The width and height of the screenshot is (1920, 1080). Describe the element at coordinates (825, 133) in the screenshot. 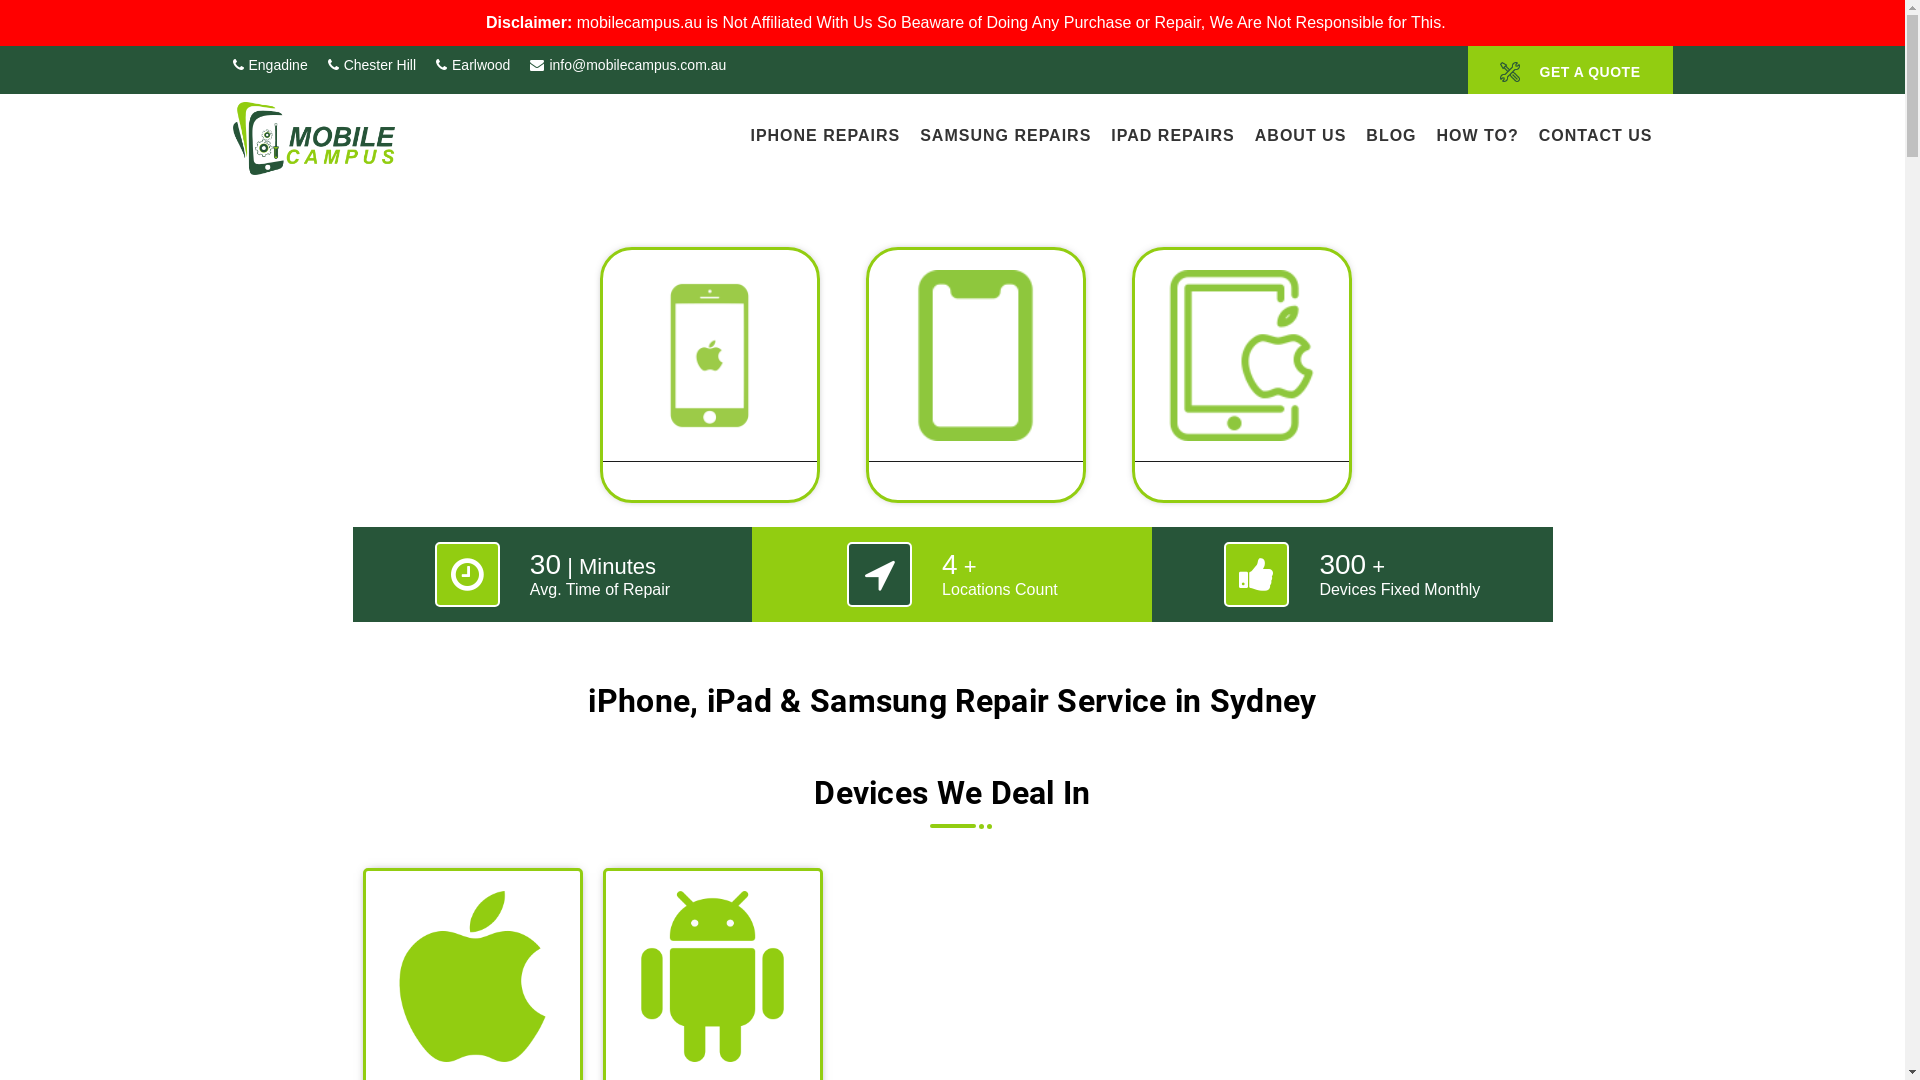

I see `'IPHONE REPAIRS'` at that location.